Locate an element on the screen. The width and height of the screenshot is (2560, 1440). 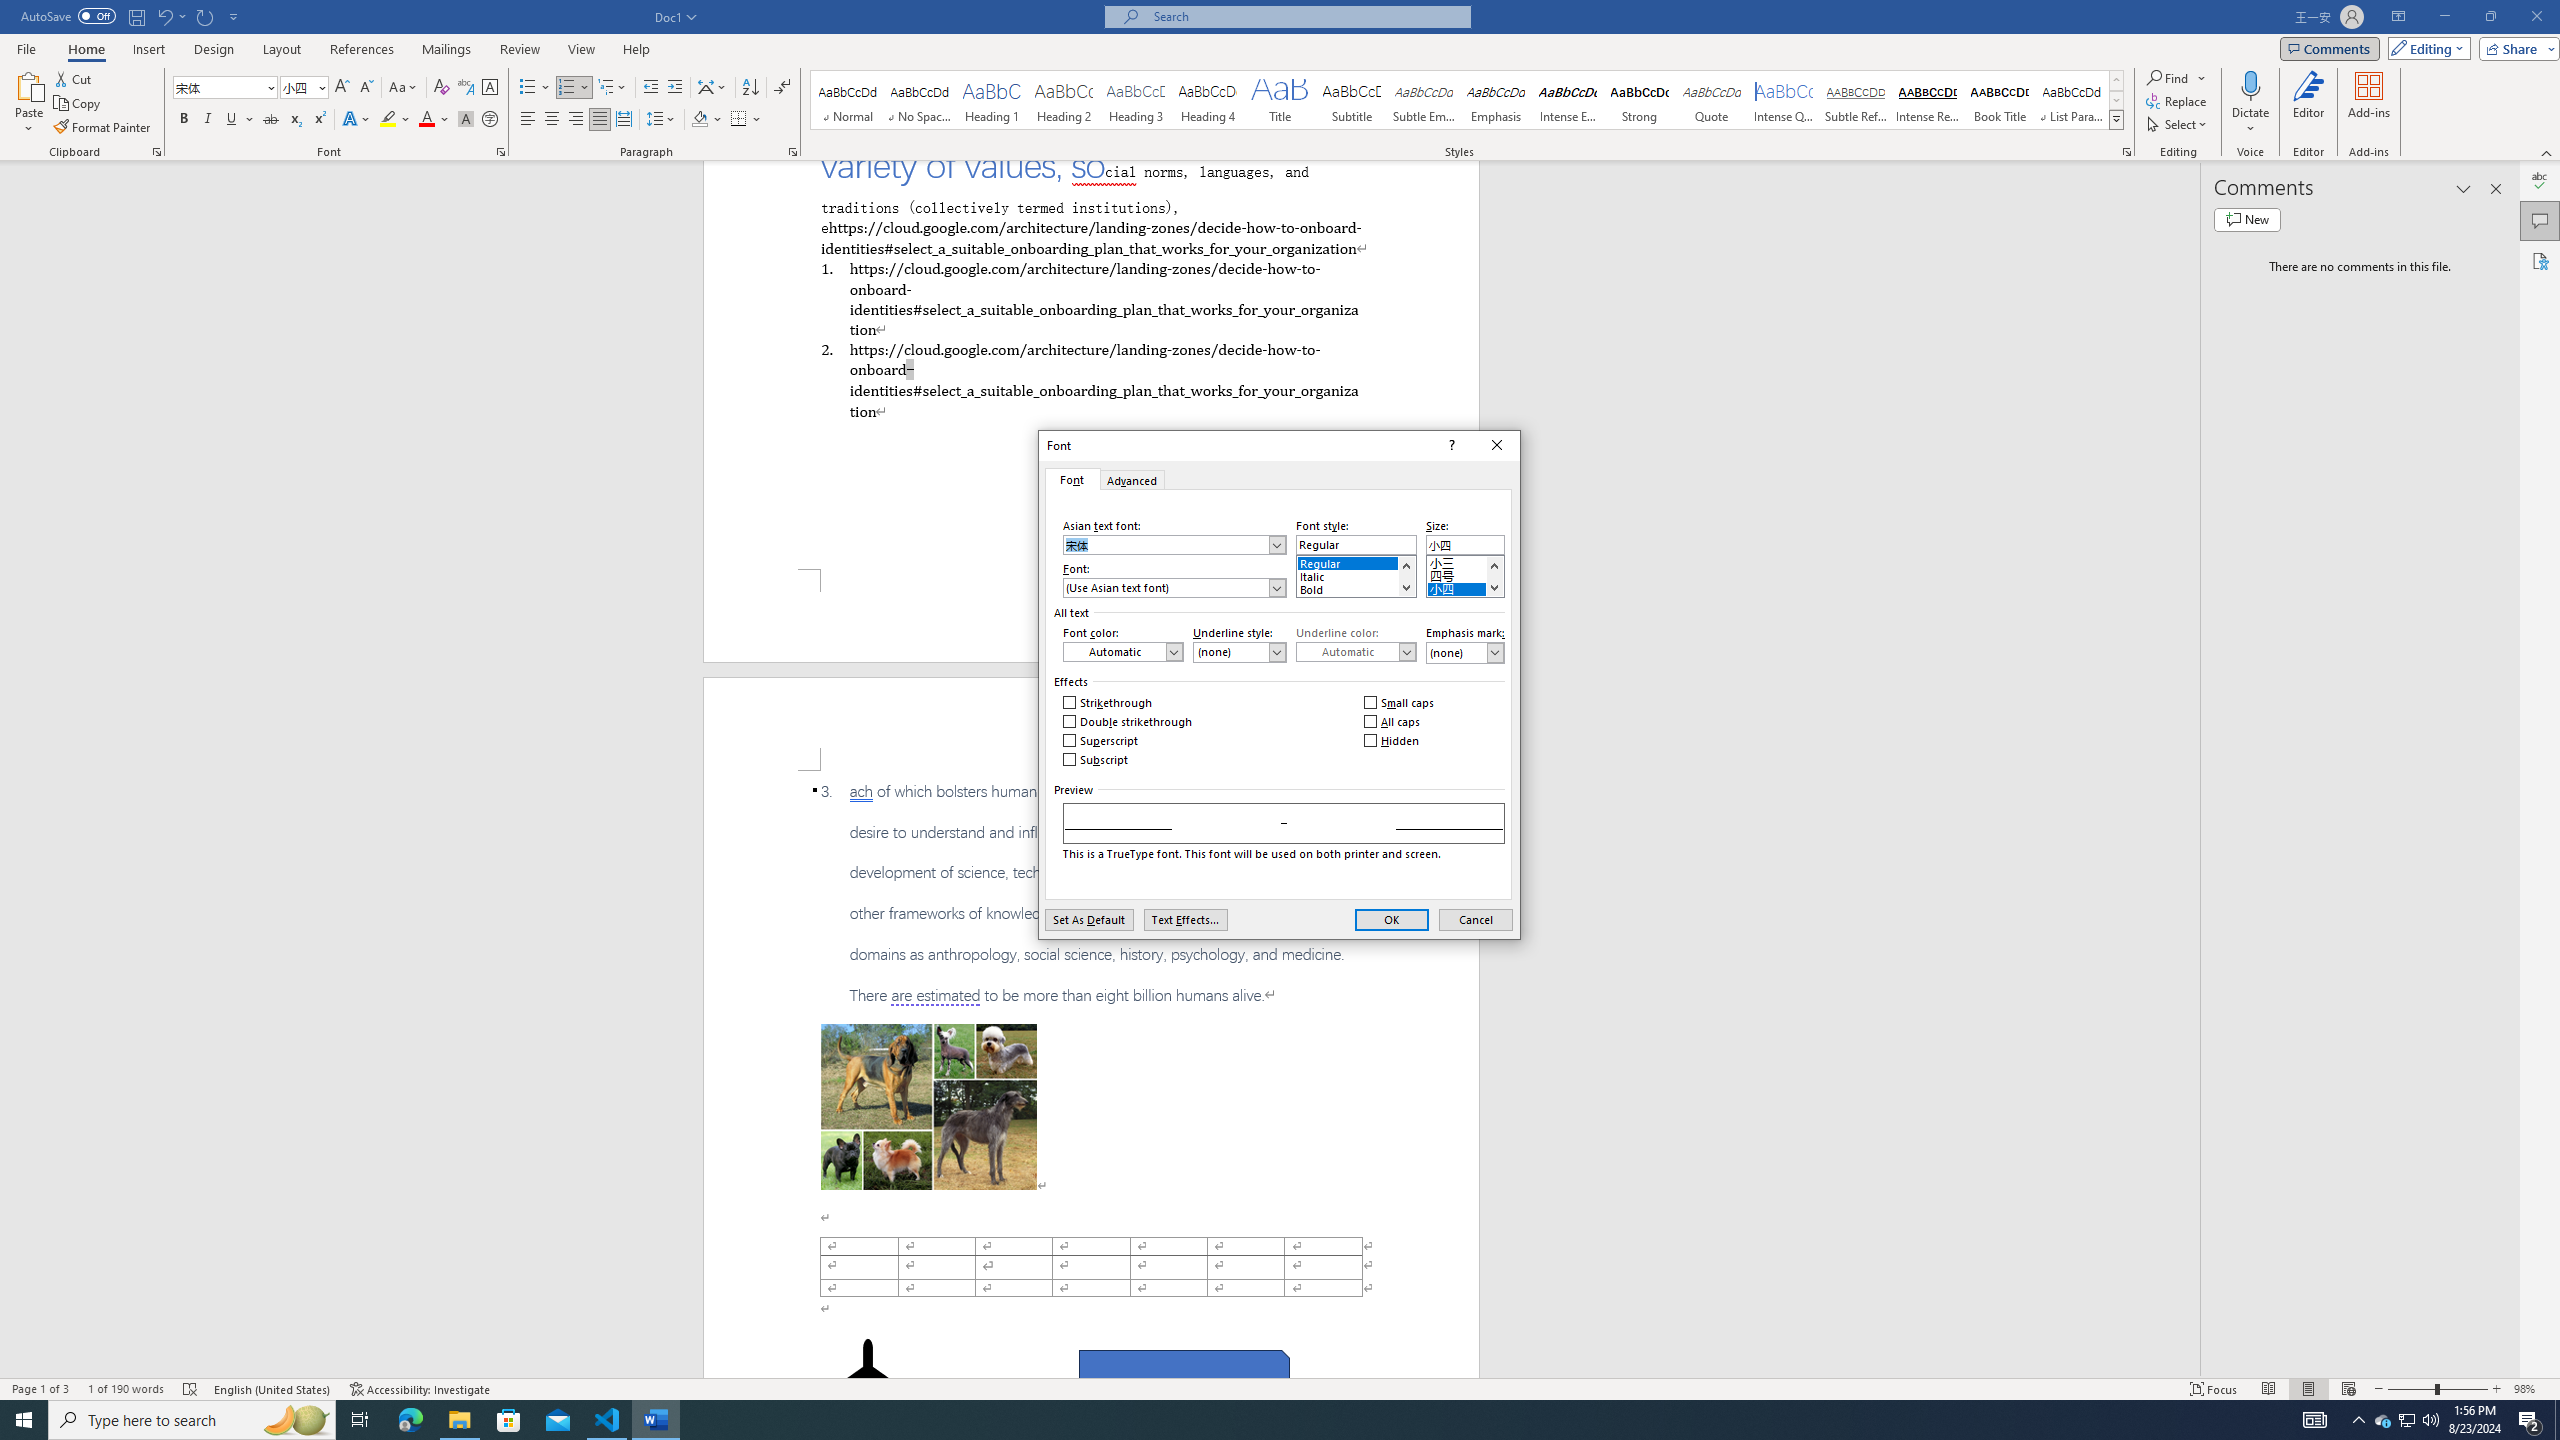
'Review' is located at coordinates (518, 49).